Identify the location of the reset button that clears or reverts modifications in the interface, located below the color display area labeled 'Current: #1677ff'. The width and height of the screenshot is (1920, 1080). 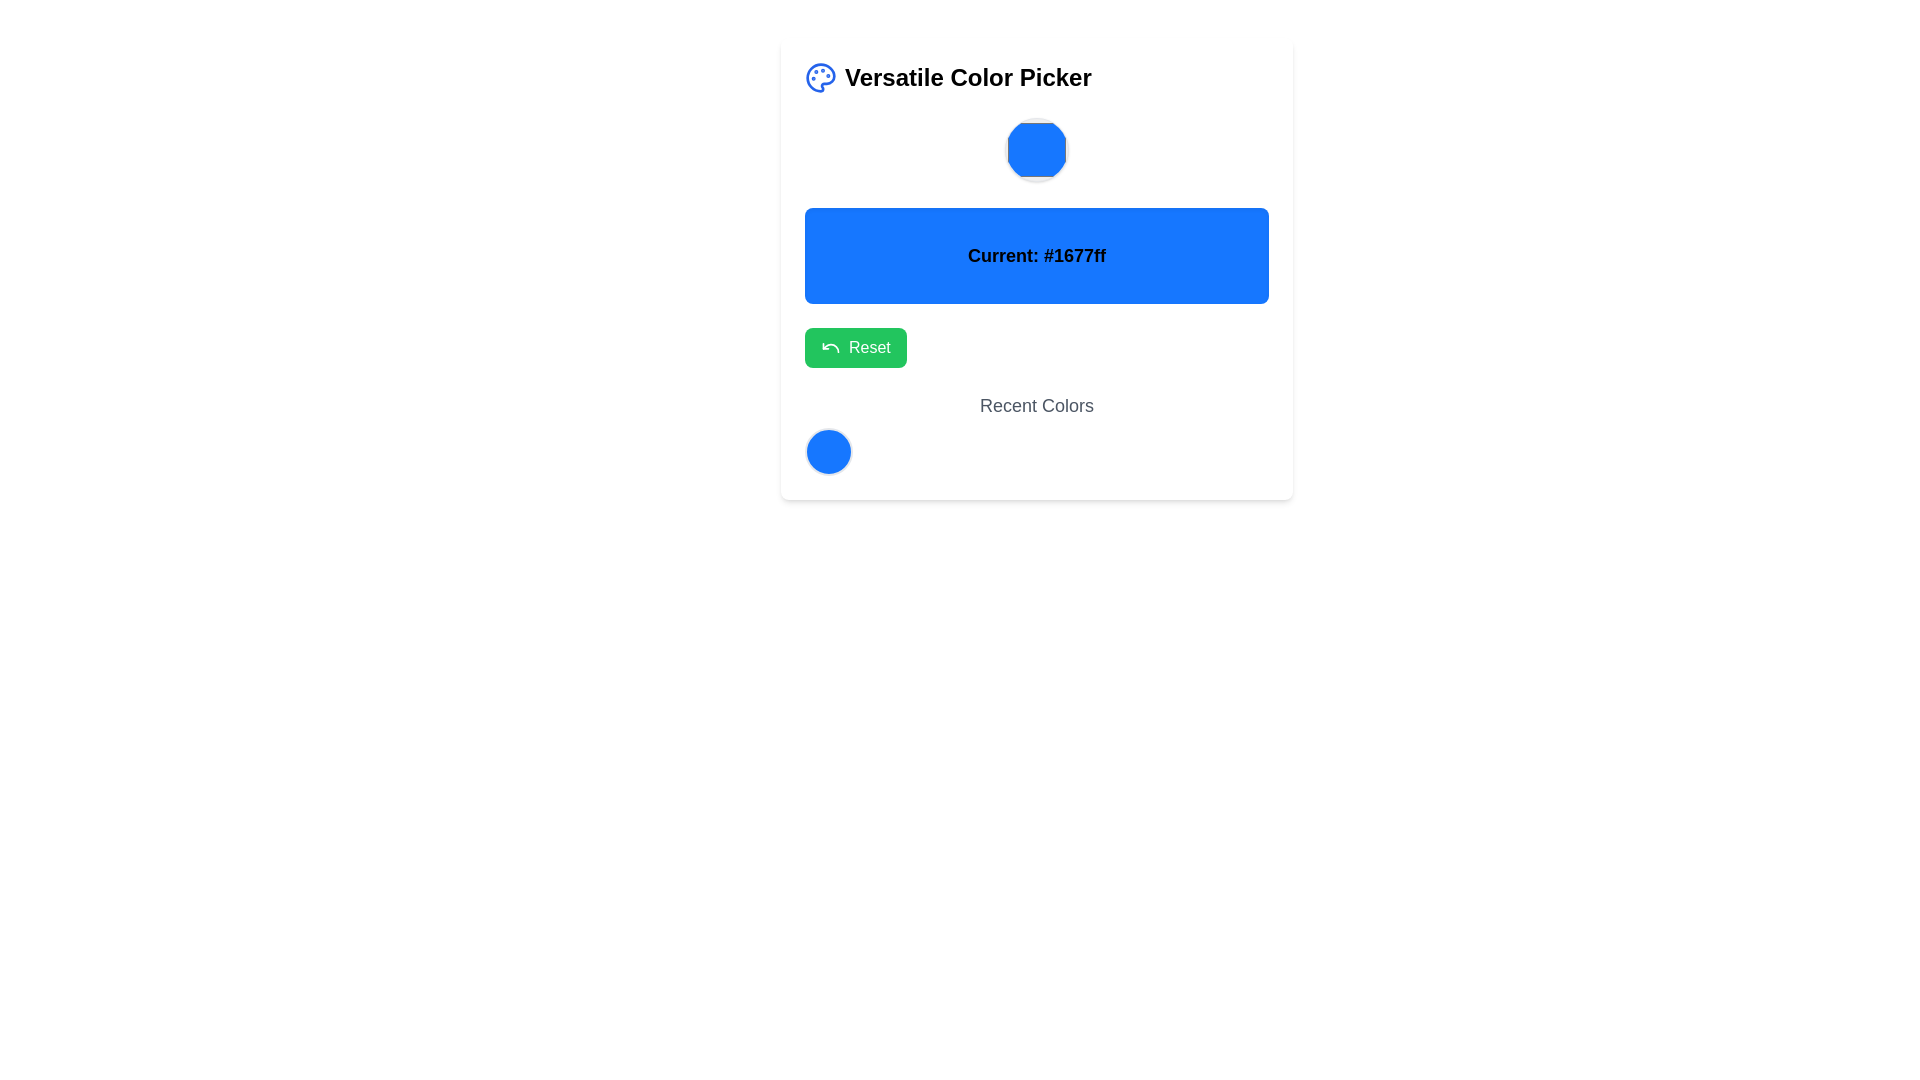
(855, 346).